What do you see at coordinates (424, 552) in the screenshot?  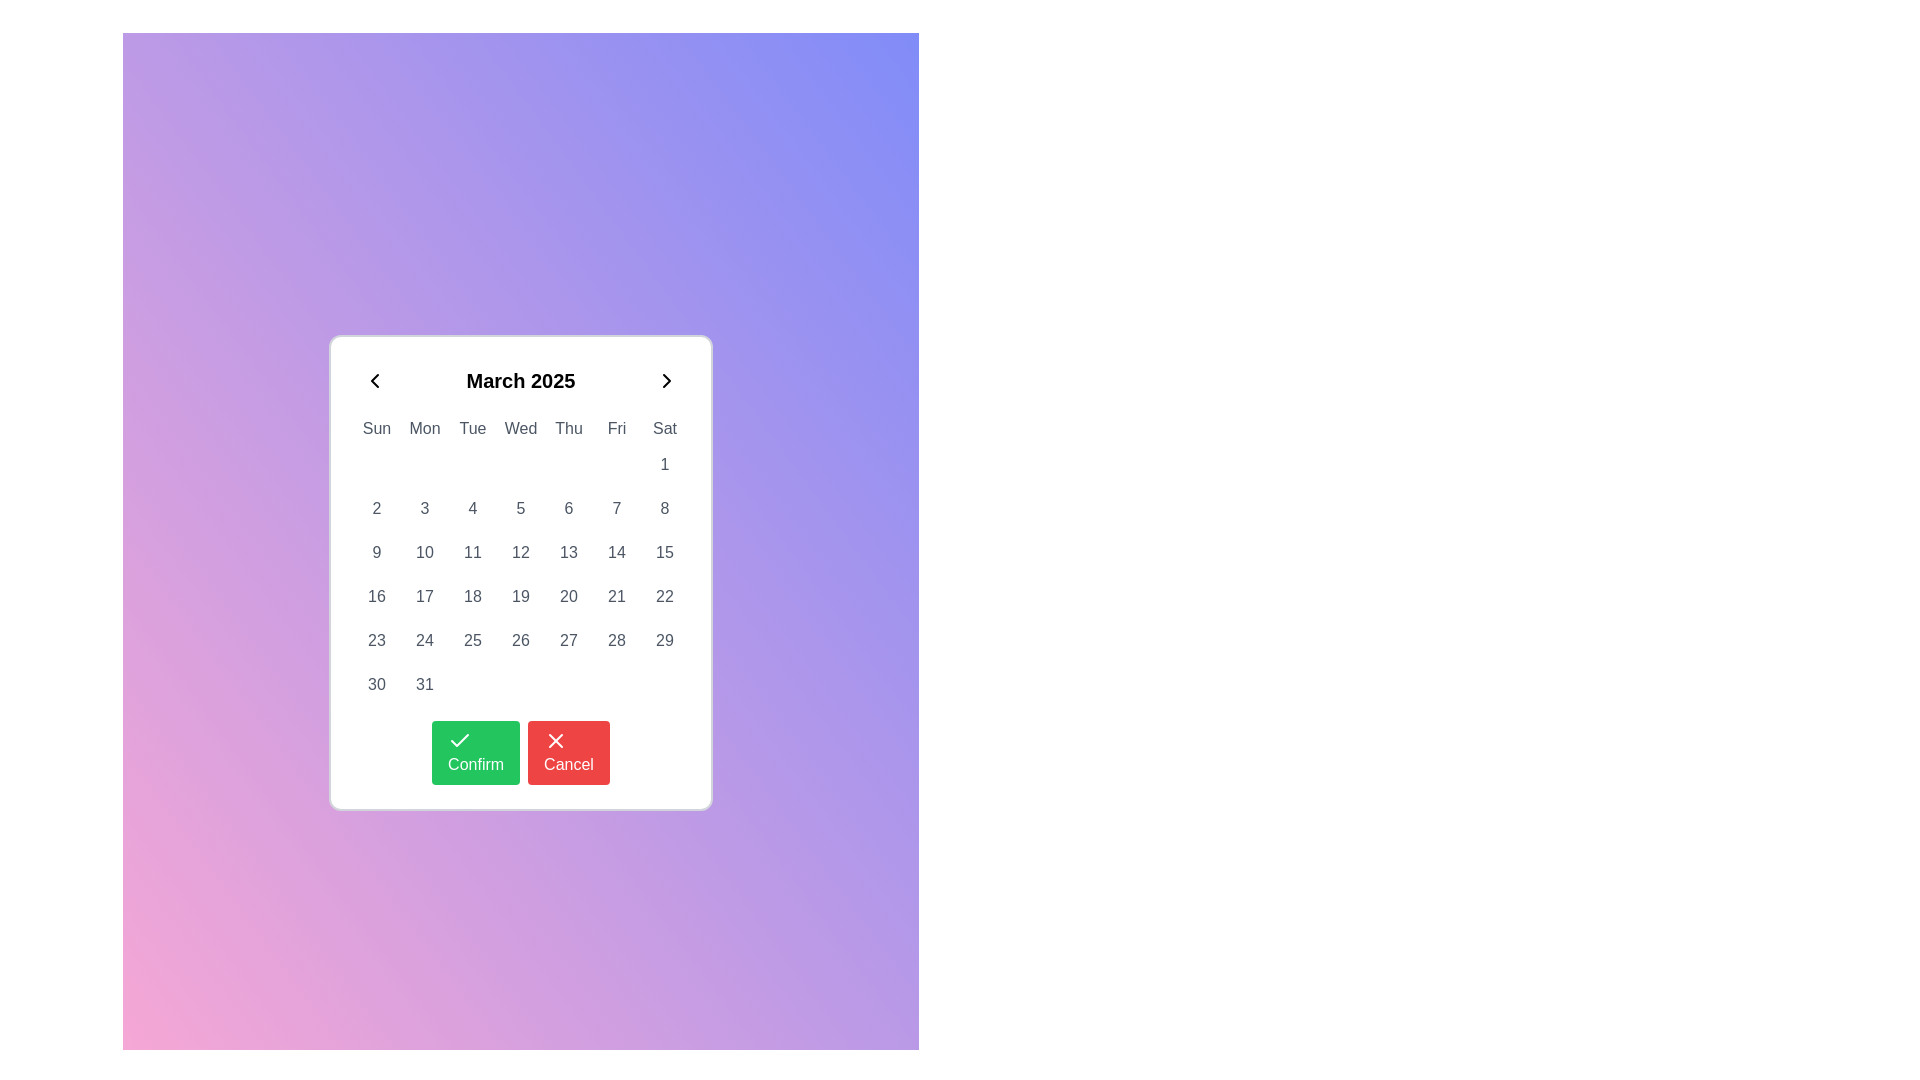 I see `the small rounded-corner rectangular button labeled '10' located in the second week row and the second column of the calendar grid, directly below the 'Mon' header for keyboard navigation` at bounding box center [424, 552].